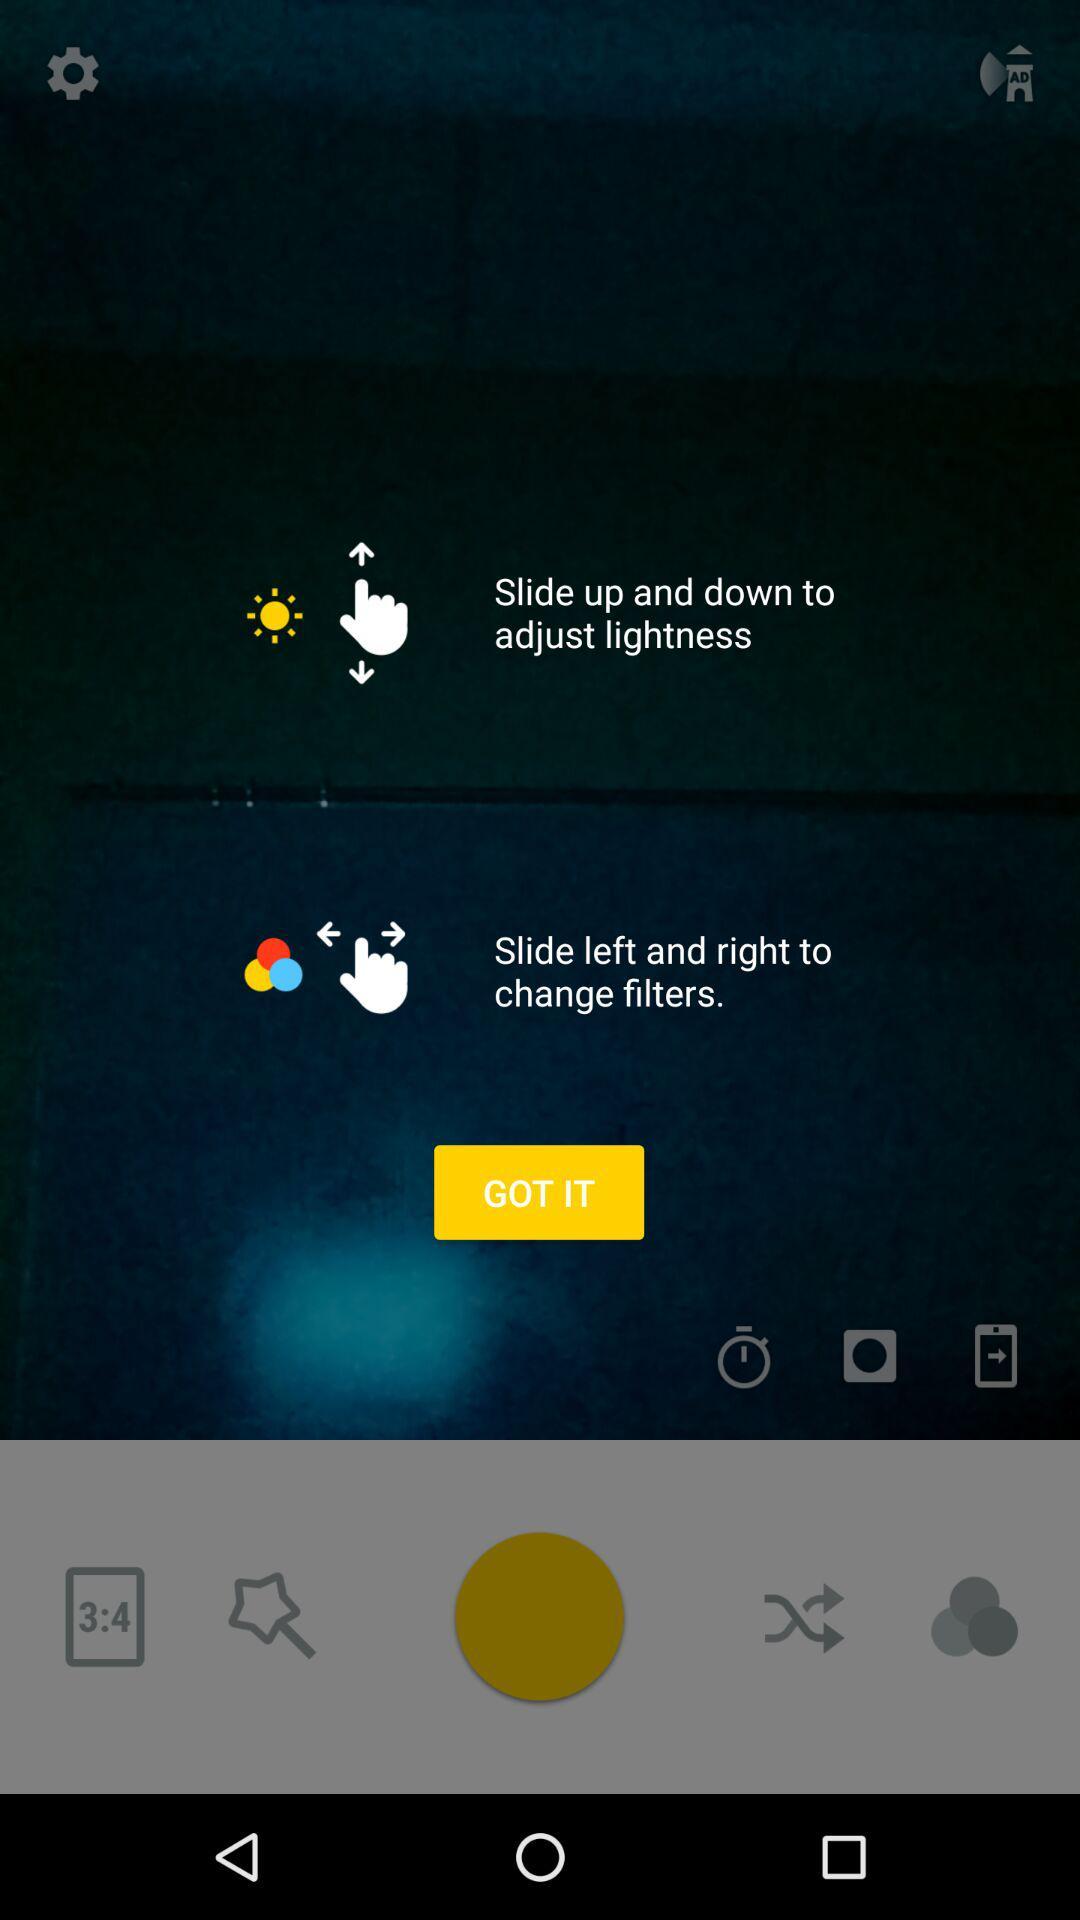 The width and height of the screenshot is (1080, 1920). I want to click on the avatar icon, so click(974, 1617).